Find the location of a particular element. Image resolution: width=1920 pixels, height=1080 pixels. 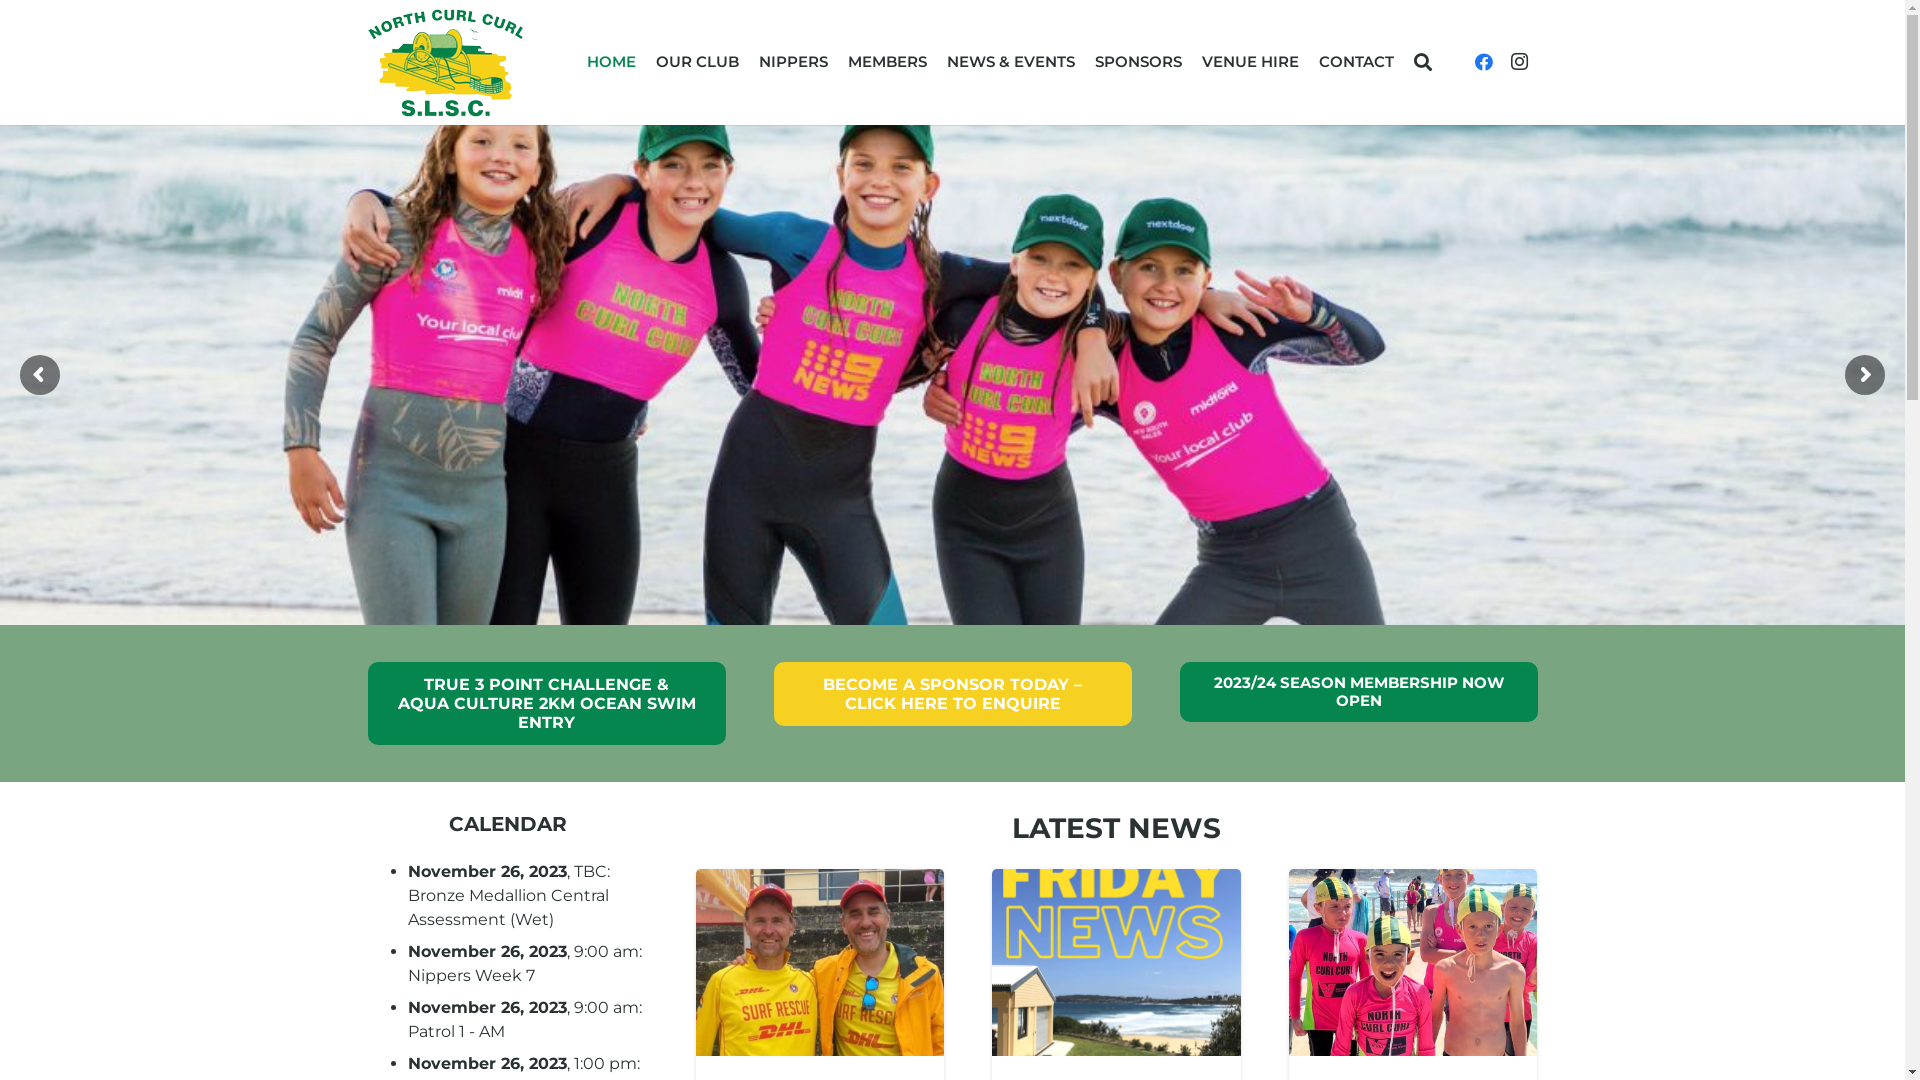

'VENUE HIRE' is located at coordinates (1249, 60).